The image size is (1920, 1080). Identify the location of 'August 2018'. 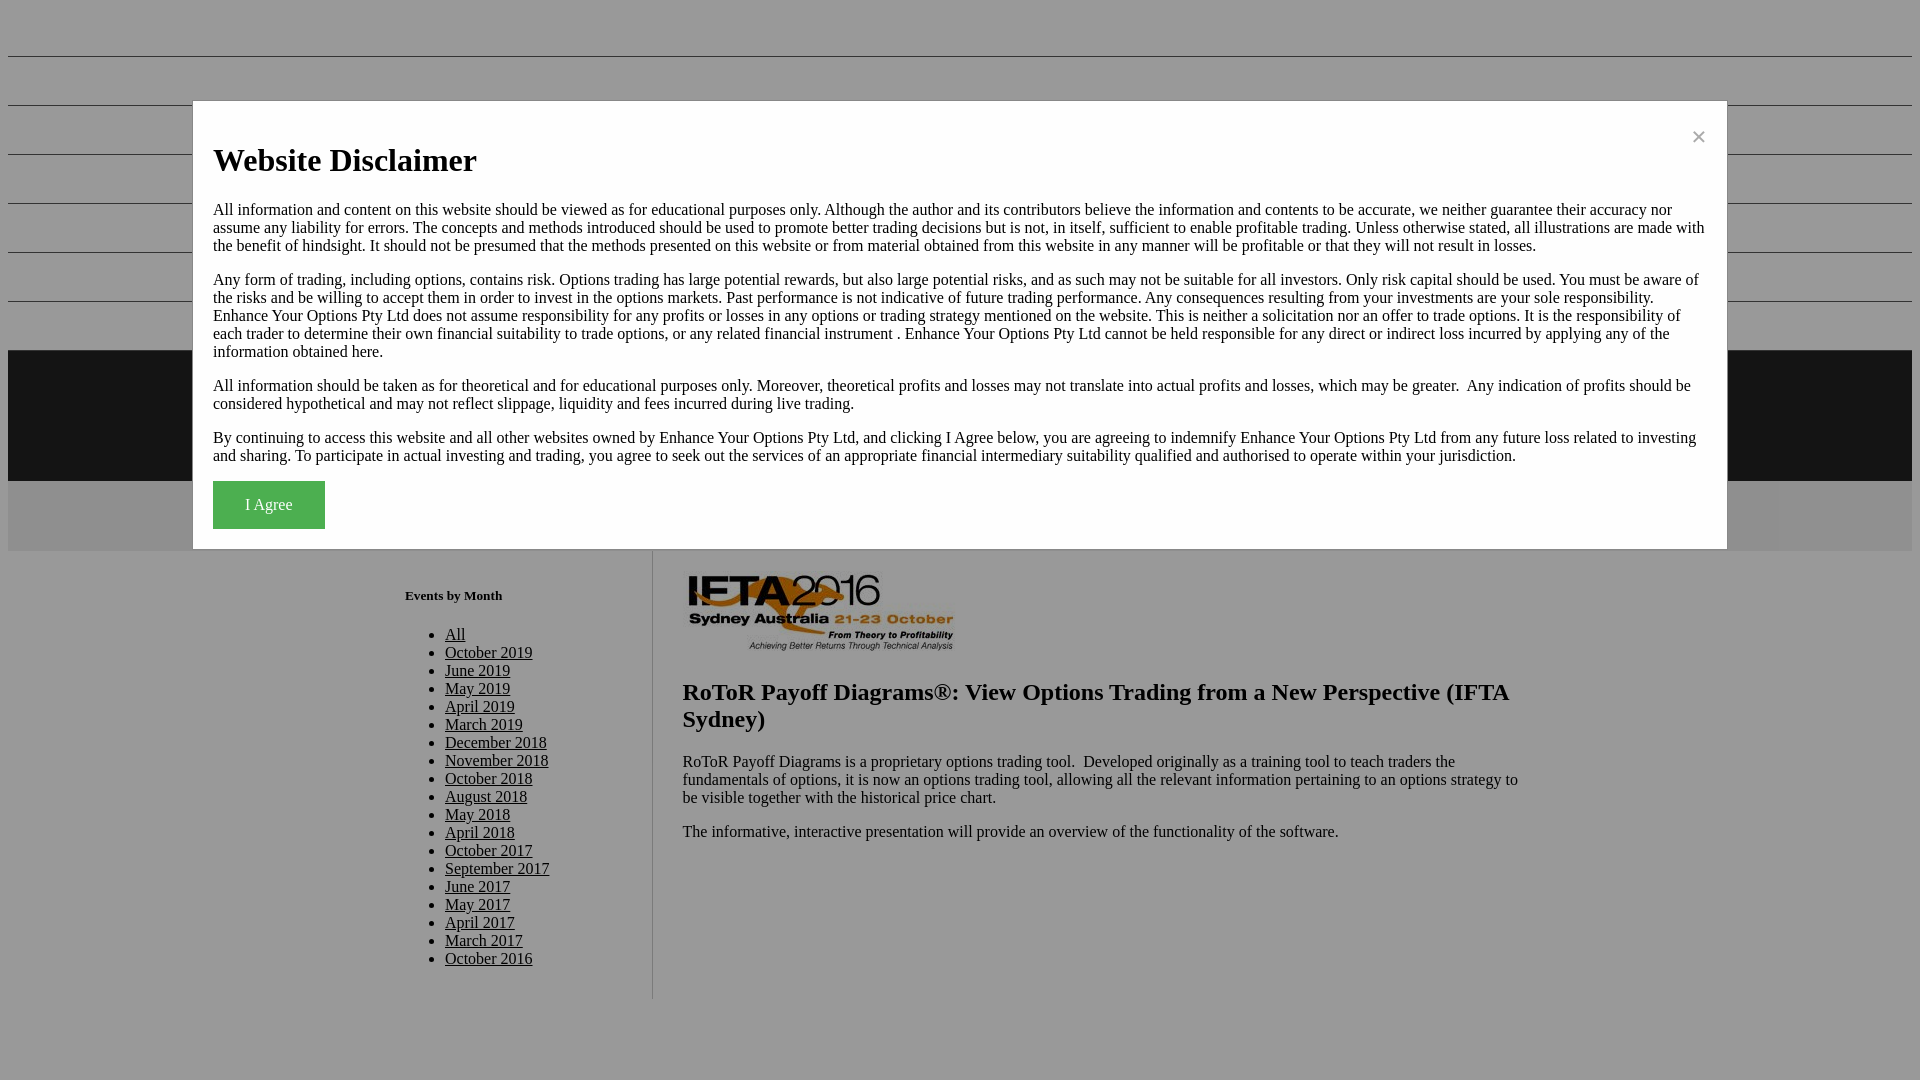
(485, 795).